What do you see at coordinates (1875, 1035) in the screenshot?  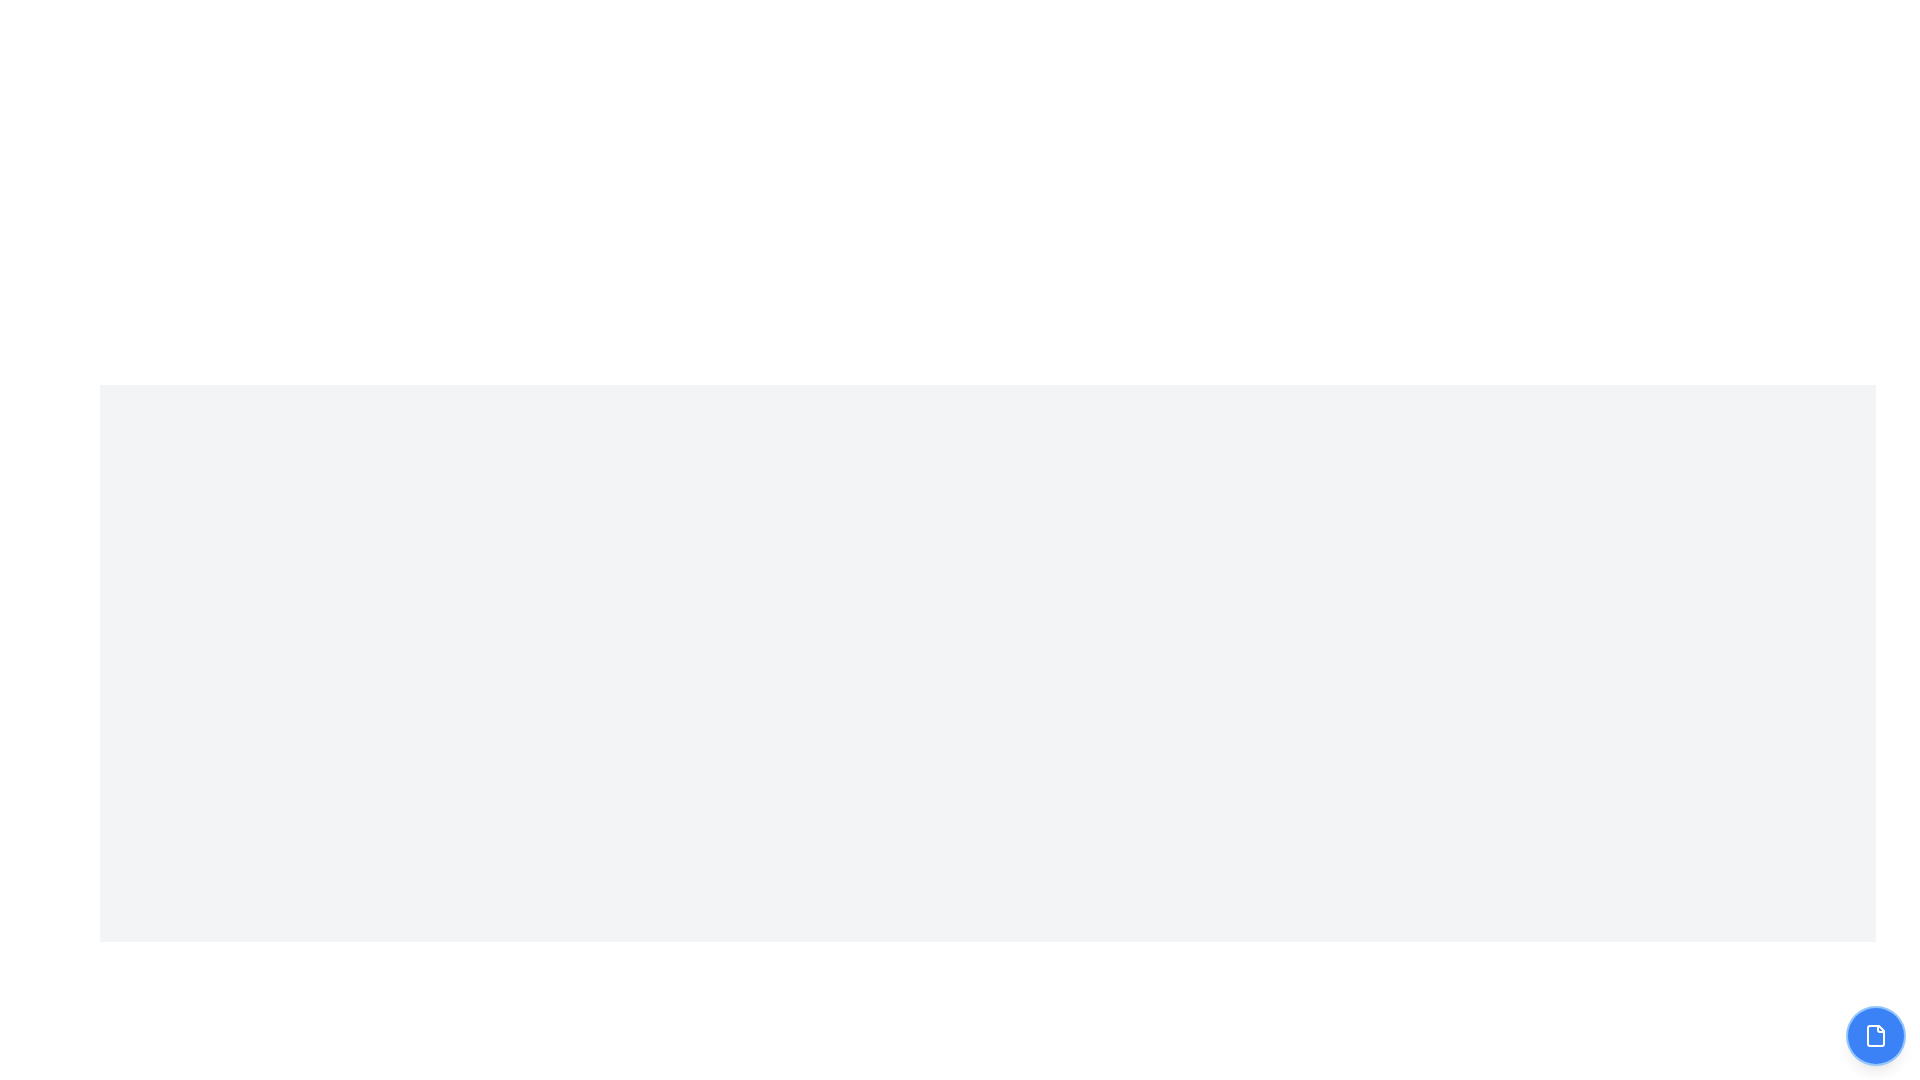 I see `the circular button in the bottom-right corner of the interface, which has a blue background and a white file icon` at bounding box center [1875, 1035].